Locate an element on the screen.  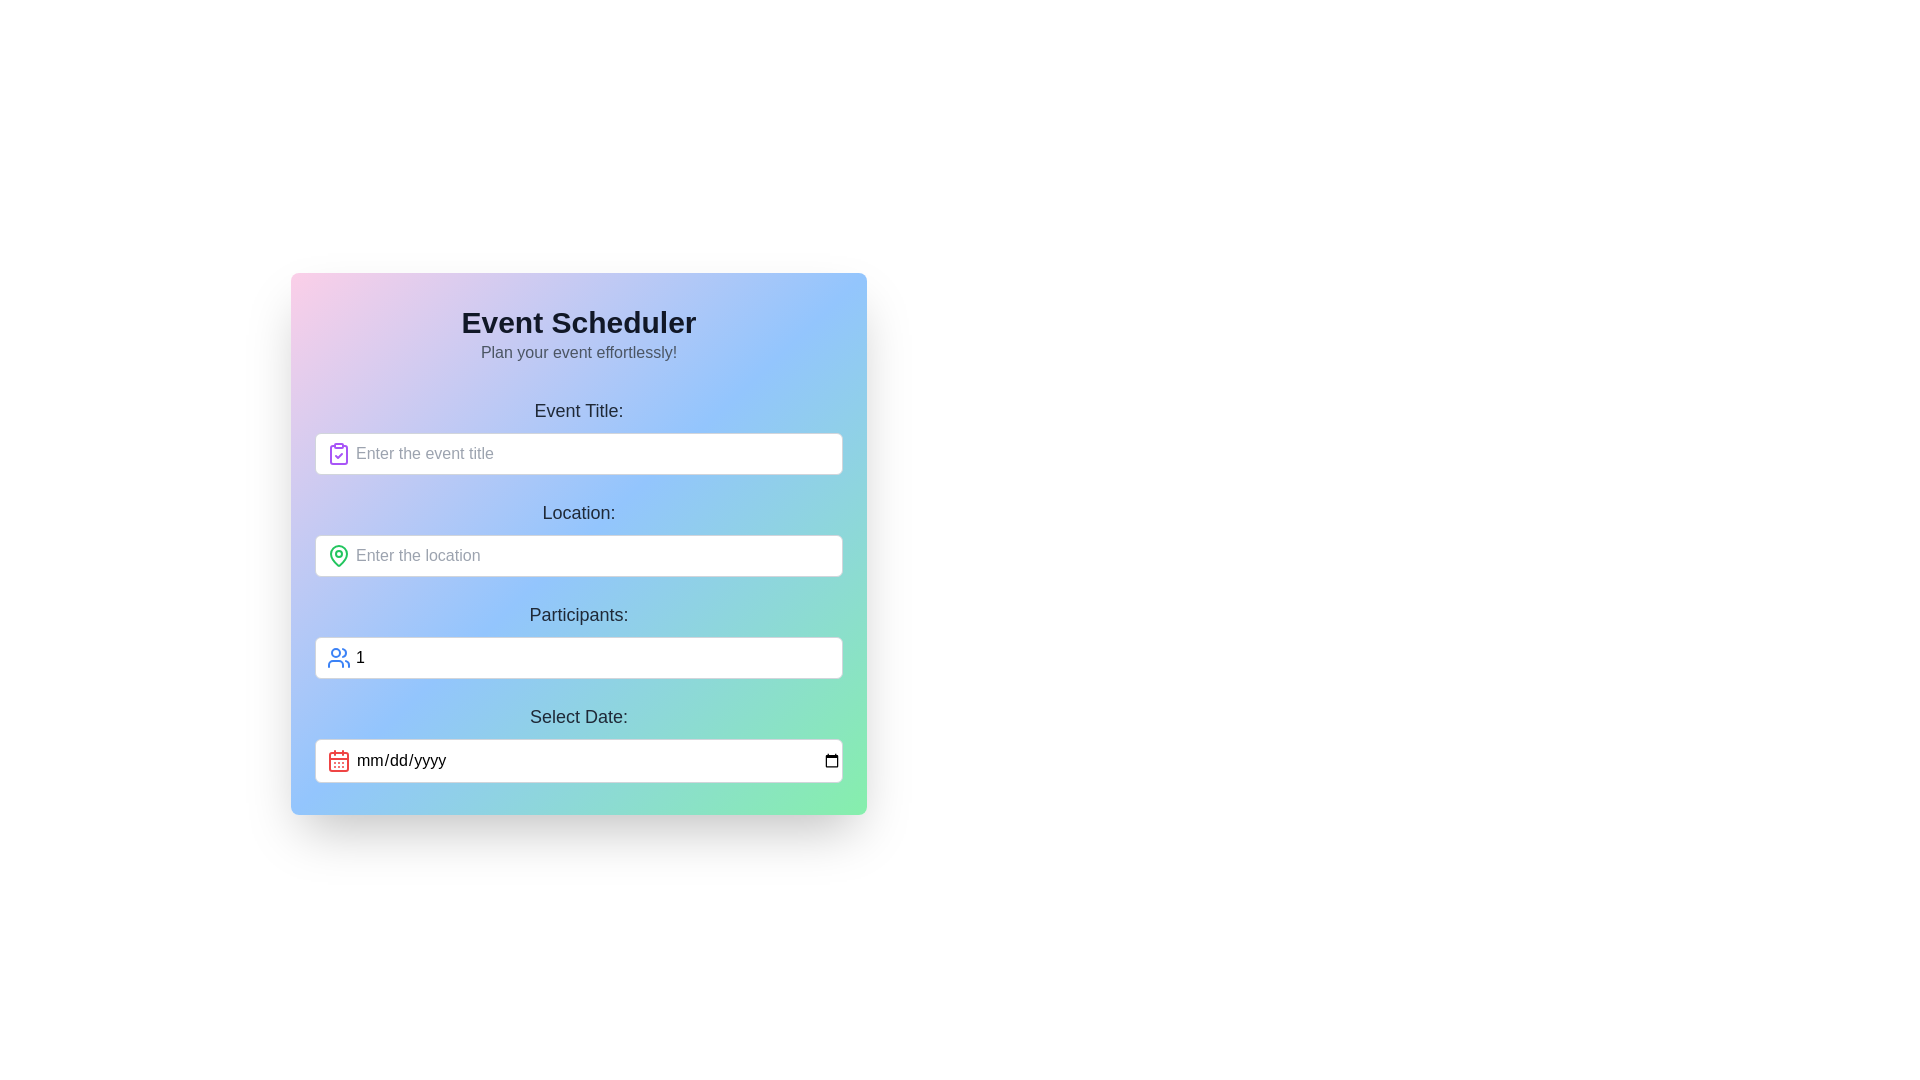
the date input field with a light gray border and rounded corners to focus on it is located at coordinates (578, 760).